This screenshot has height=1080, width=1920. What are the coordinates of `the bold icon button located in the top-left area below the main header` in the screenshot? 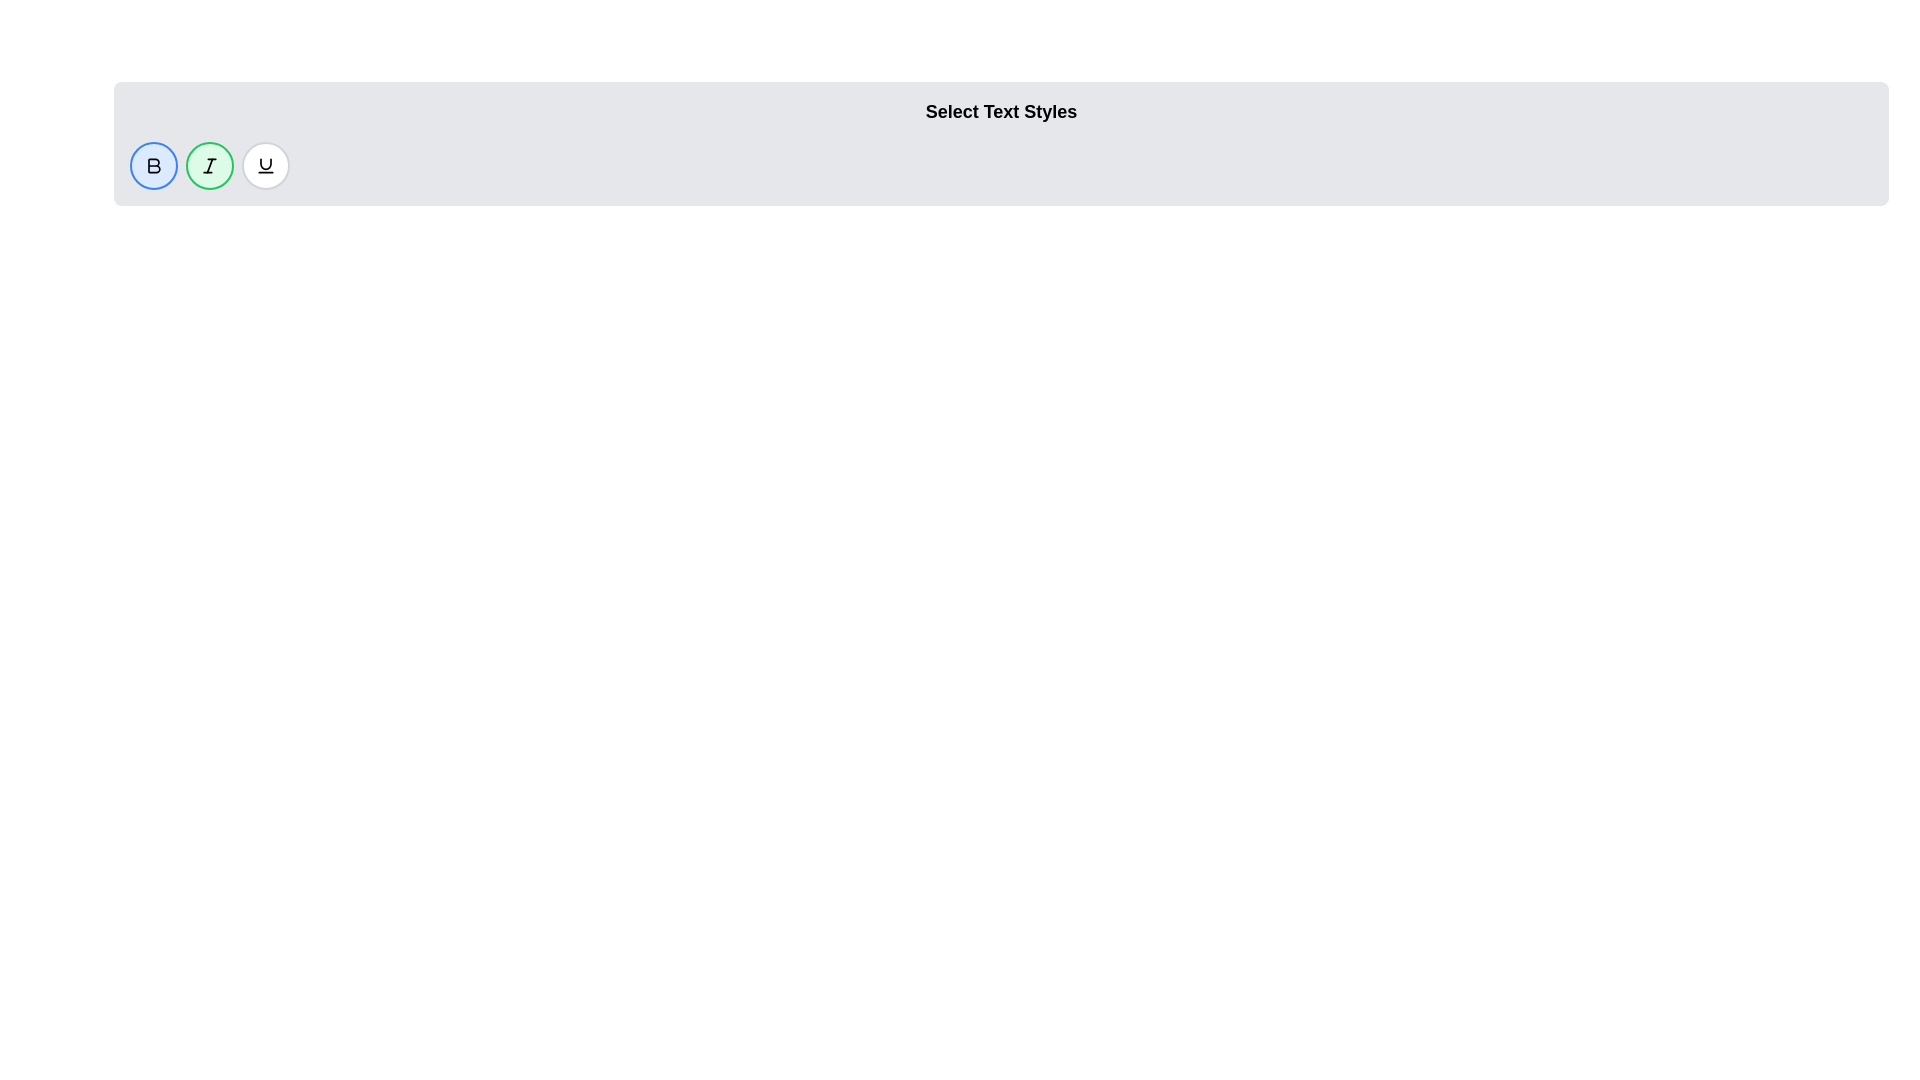 It's located at (152, 164).